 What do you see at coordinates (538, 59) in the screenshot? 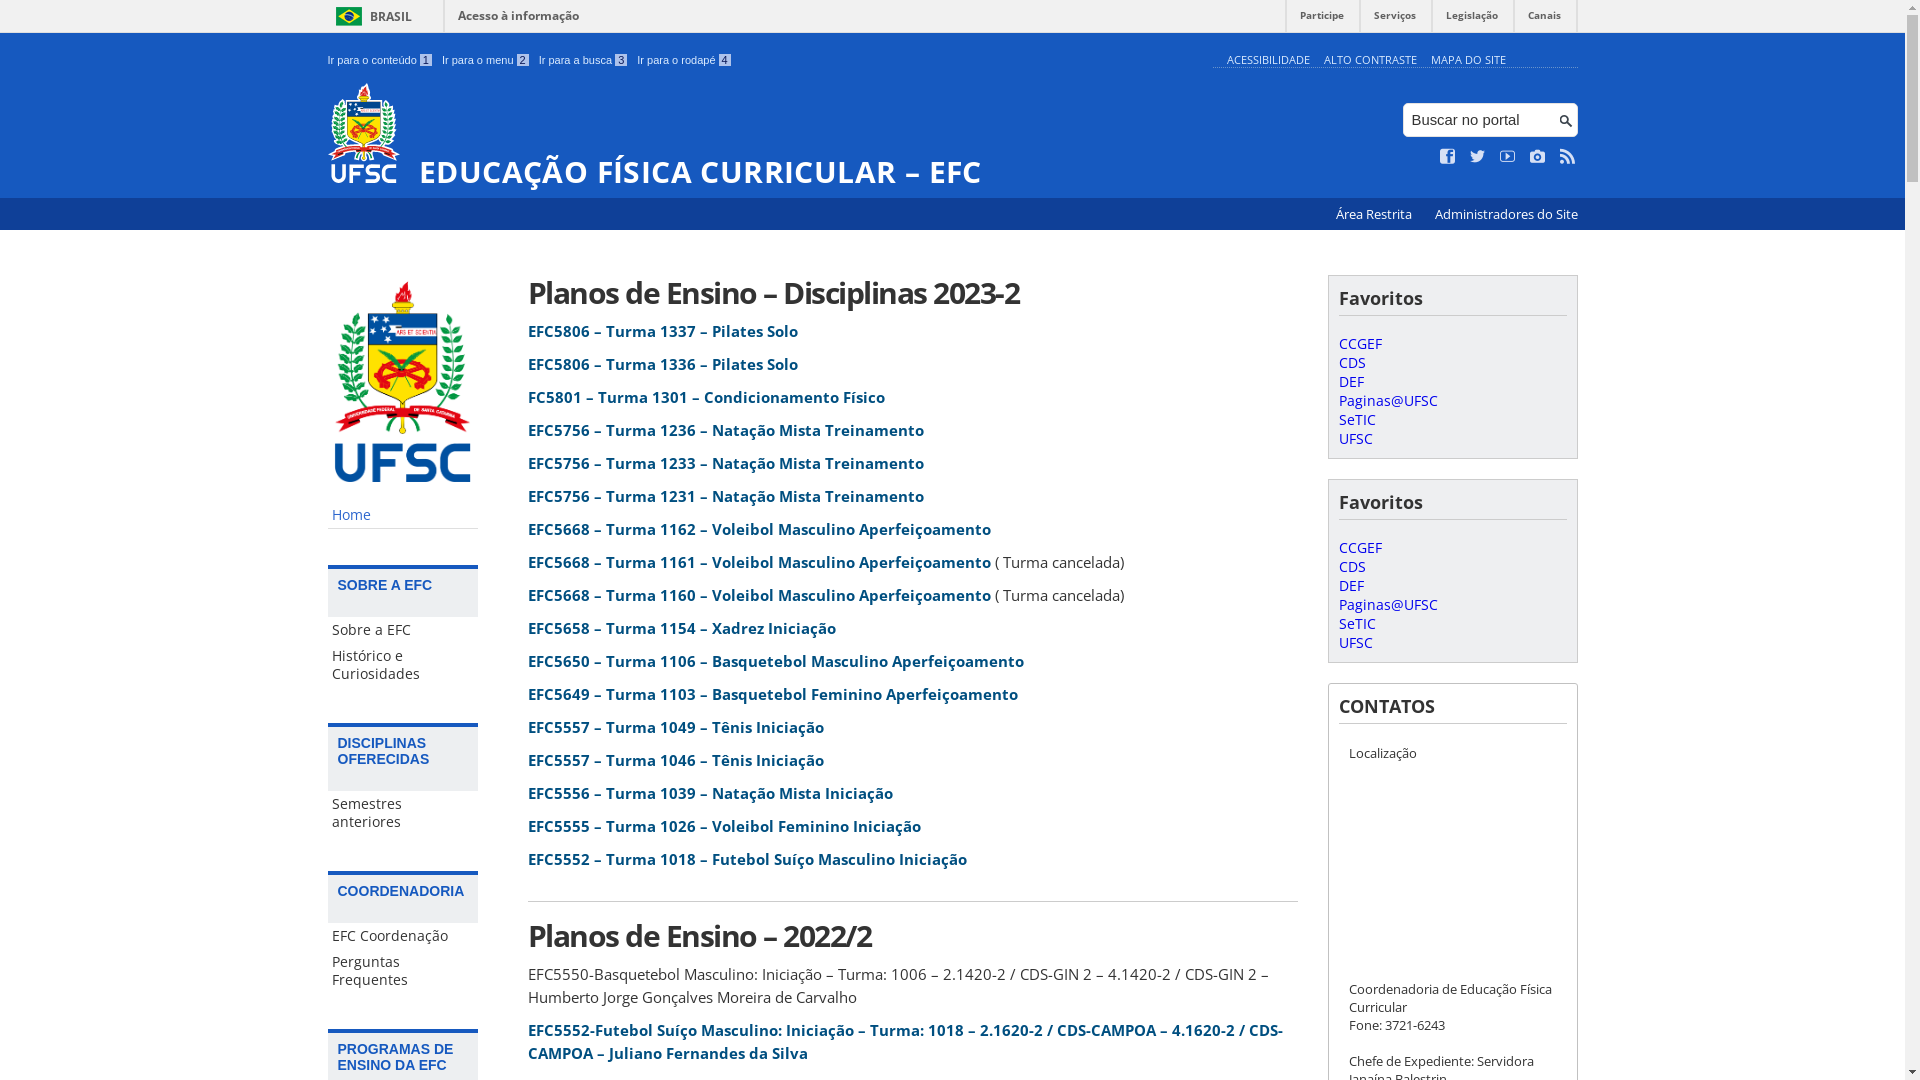
I see `'Ir para a busca 3'` at bounding box center [538, 59].